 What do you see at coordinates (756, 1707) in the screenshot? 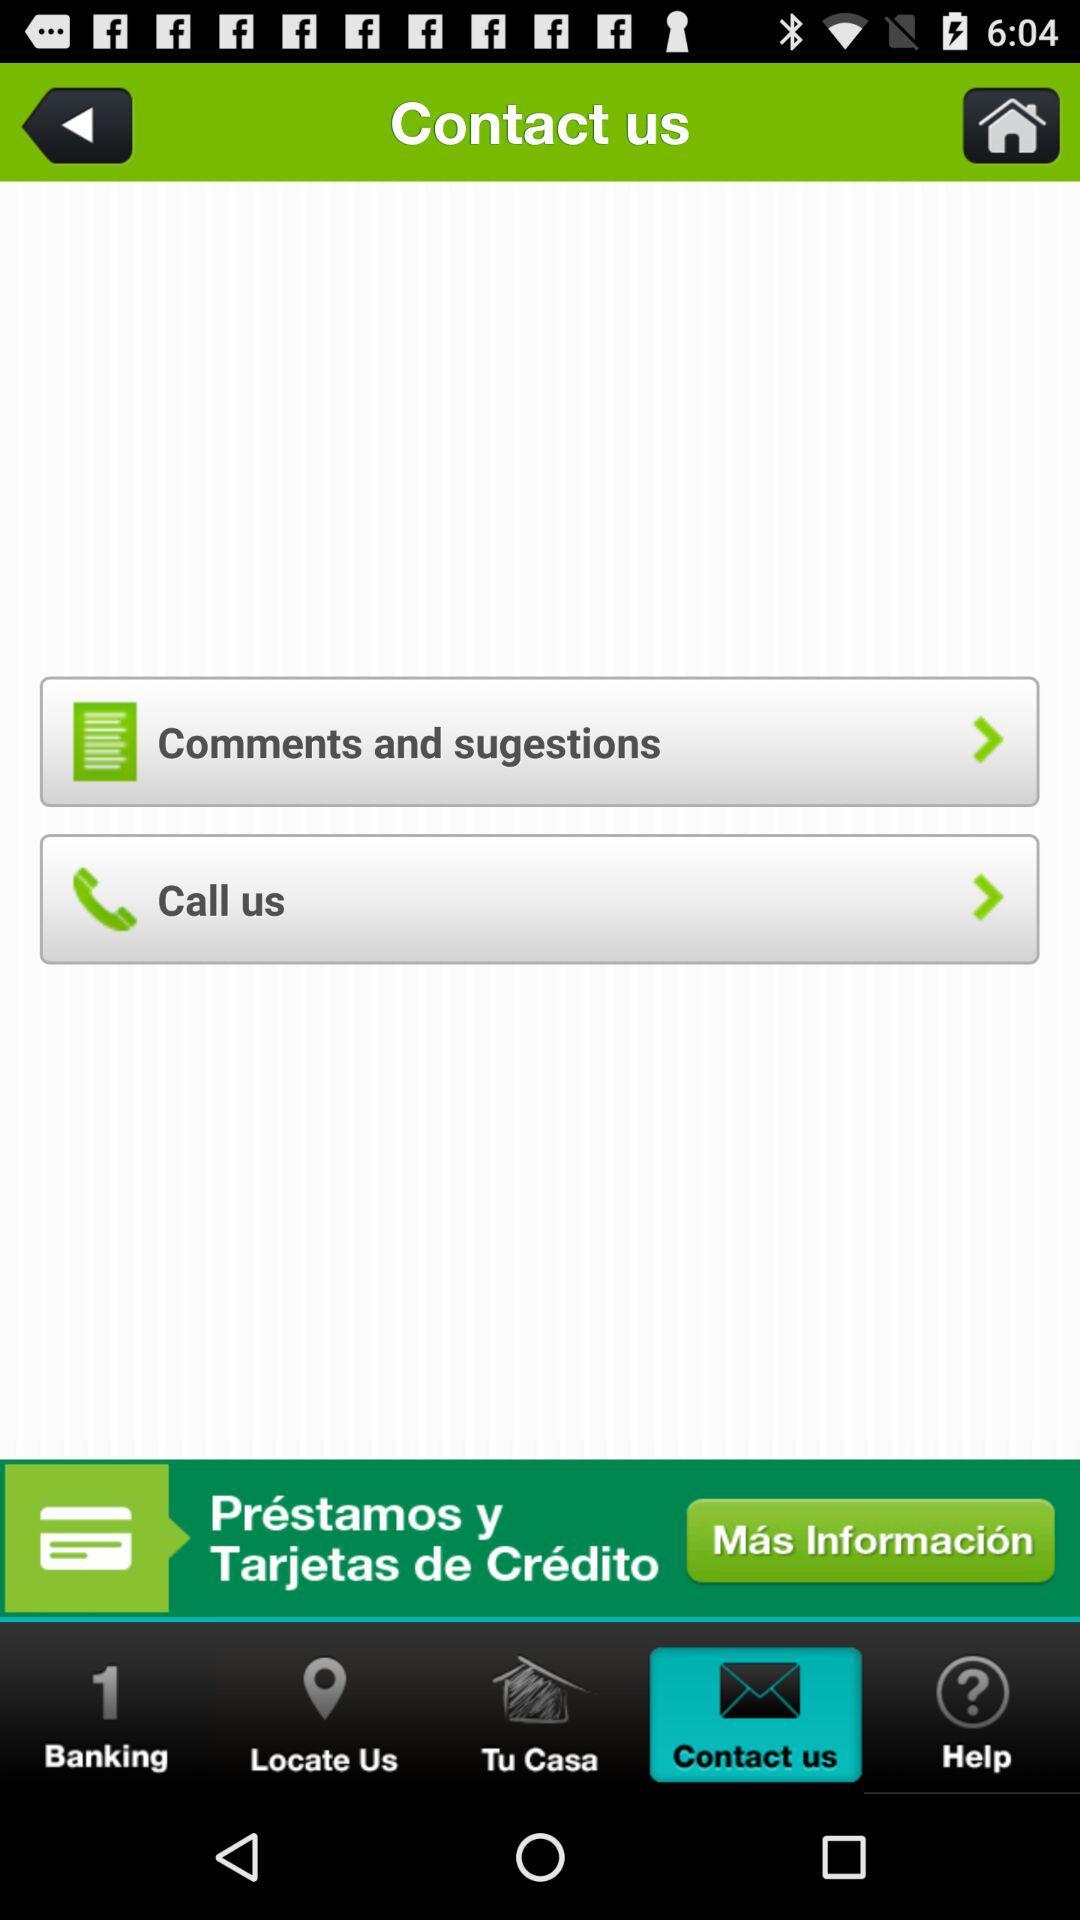
I see `contact us option` at bounding box center [756, 1707].